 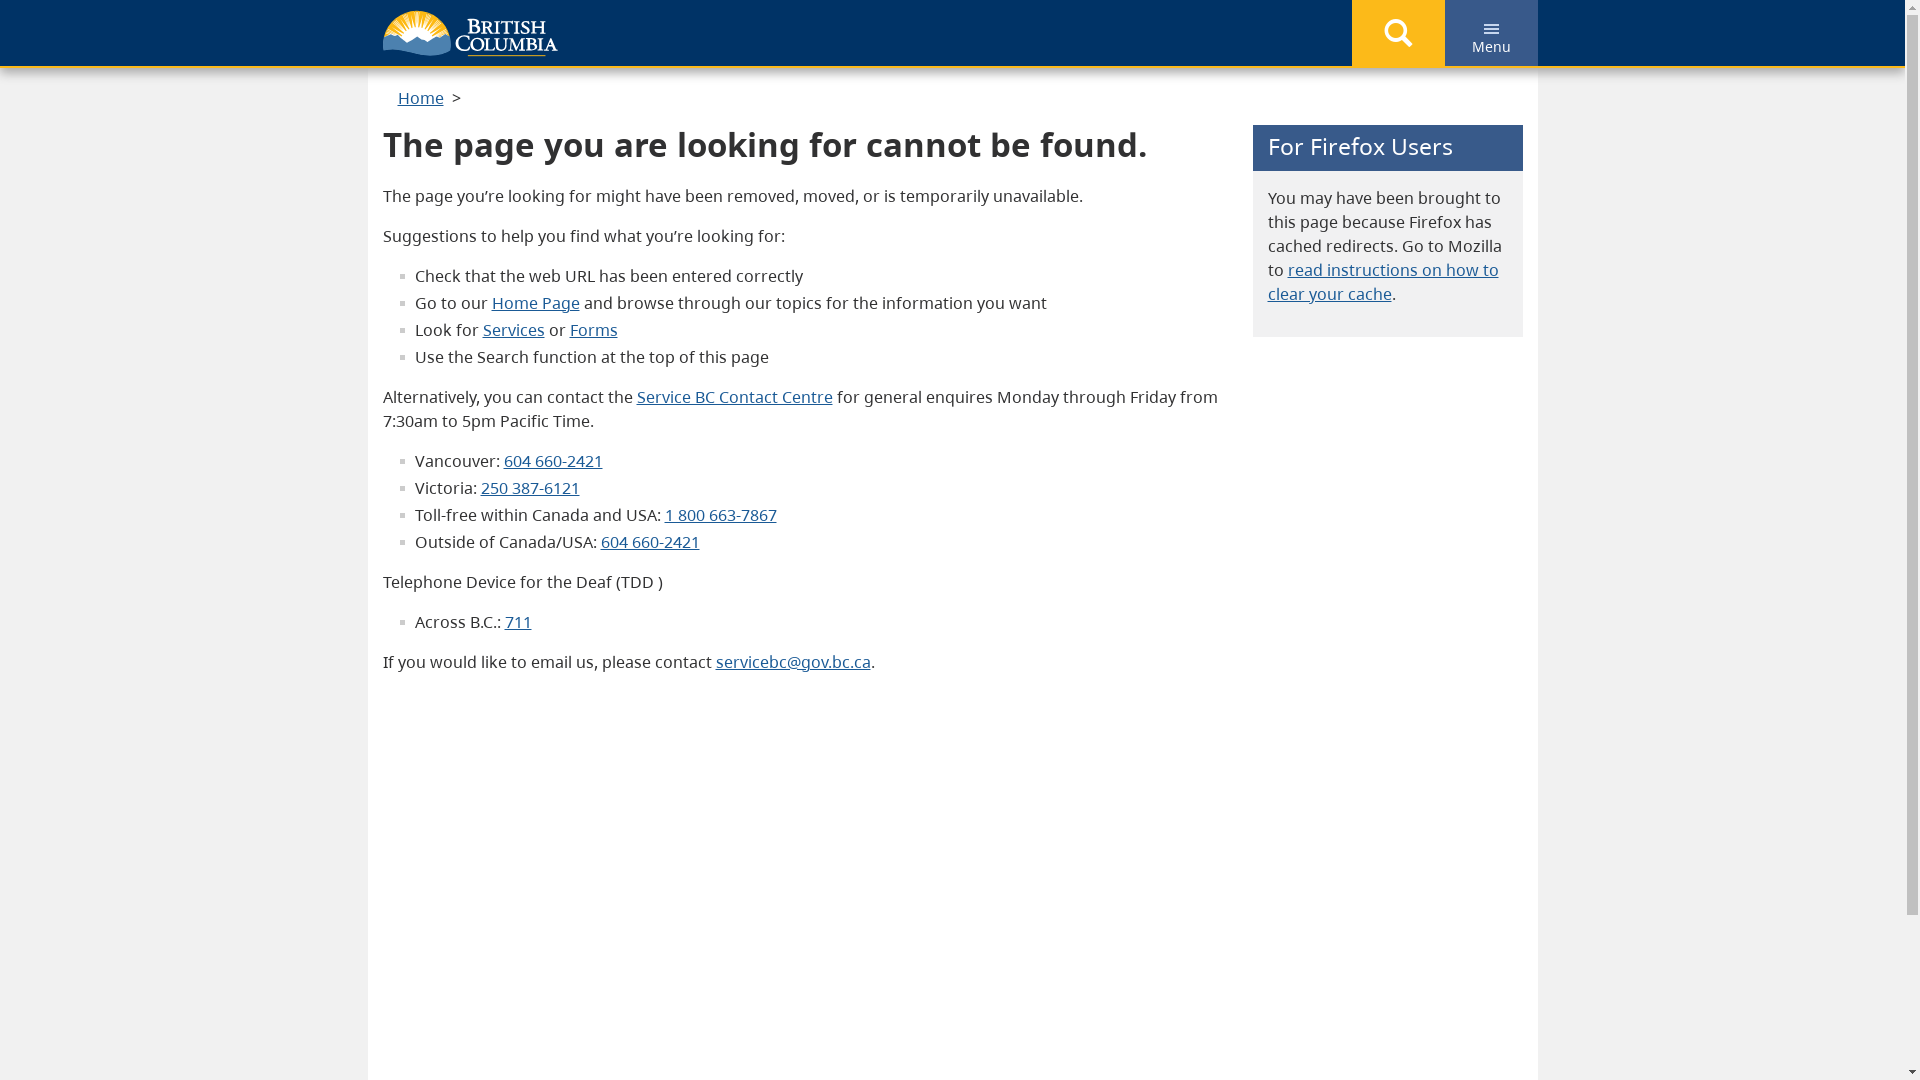 What do you see at coordinates (491, 303) in the screenshot?
I see `'Home Page'` at bounding box center [491, 303].